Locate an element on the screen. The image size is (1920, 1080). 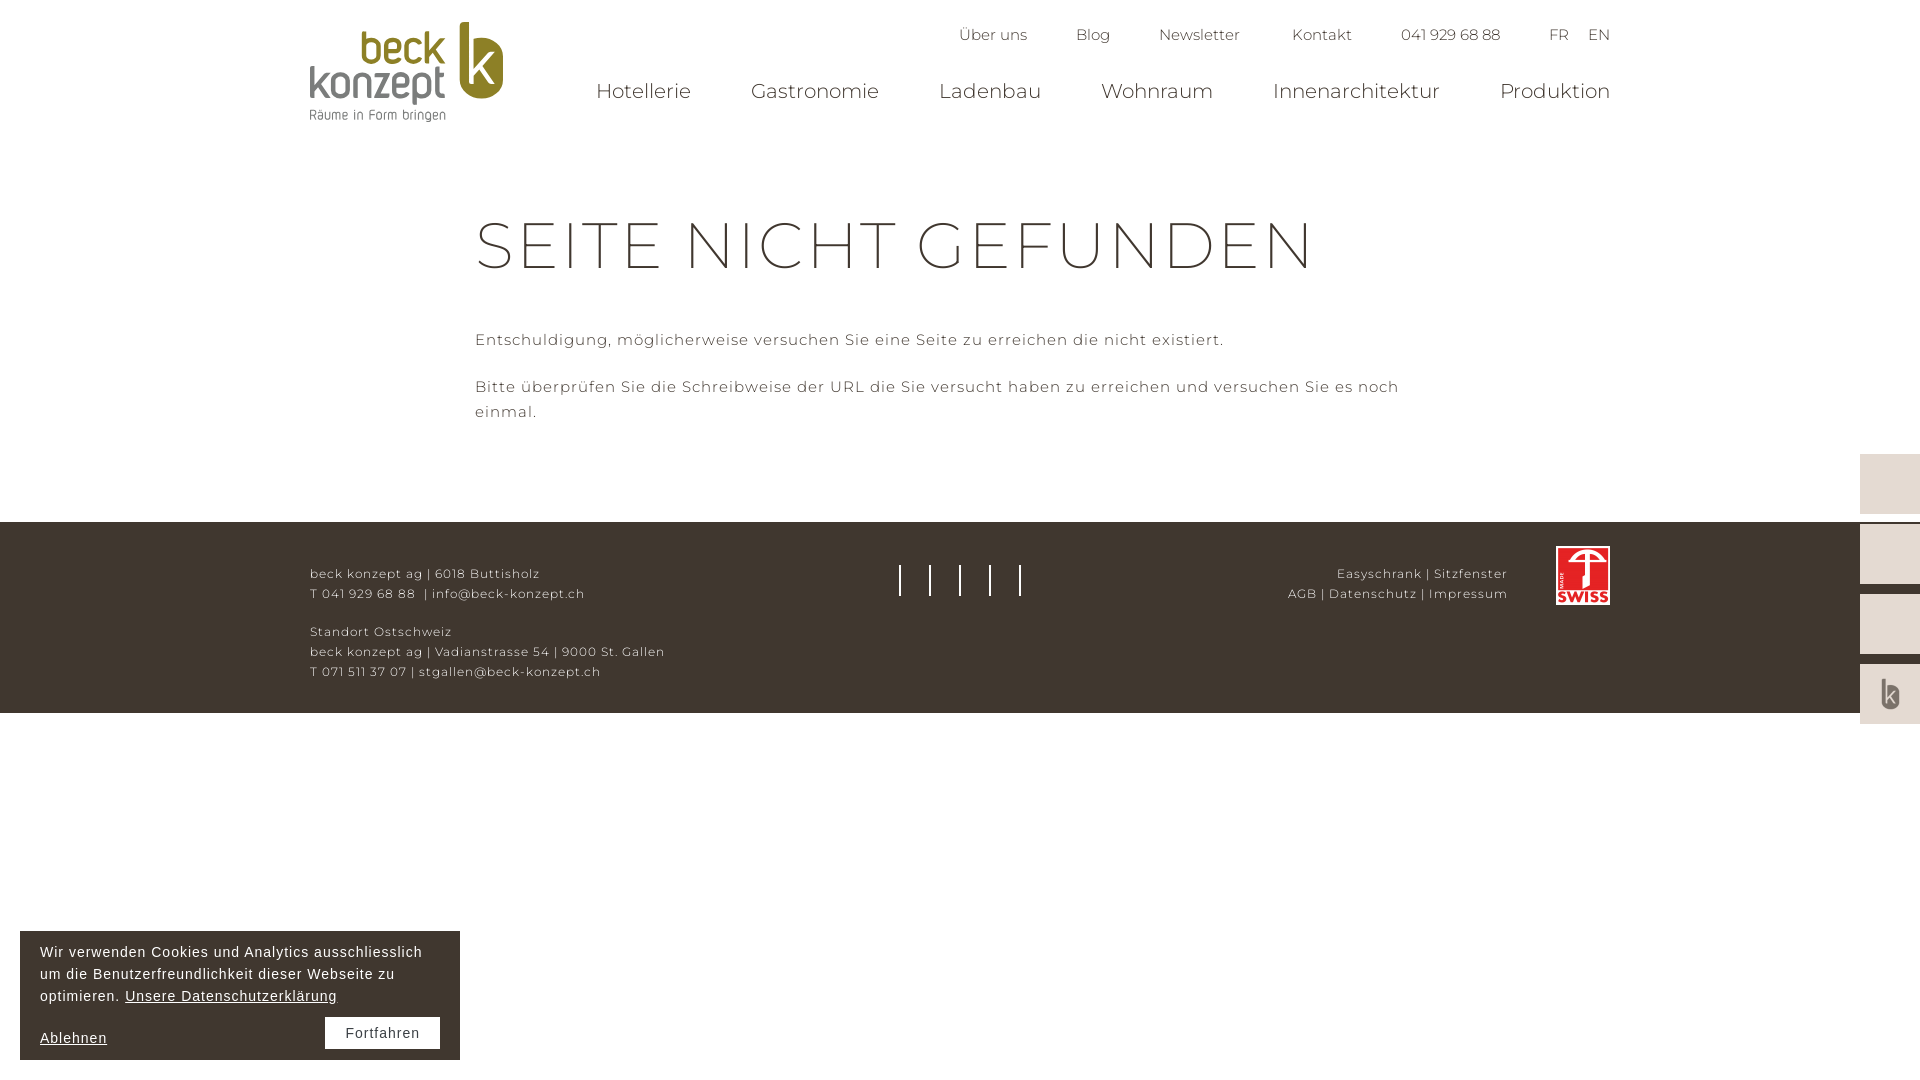
'Newsletter' is located at coordinates (1199, 34).